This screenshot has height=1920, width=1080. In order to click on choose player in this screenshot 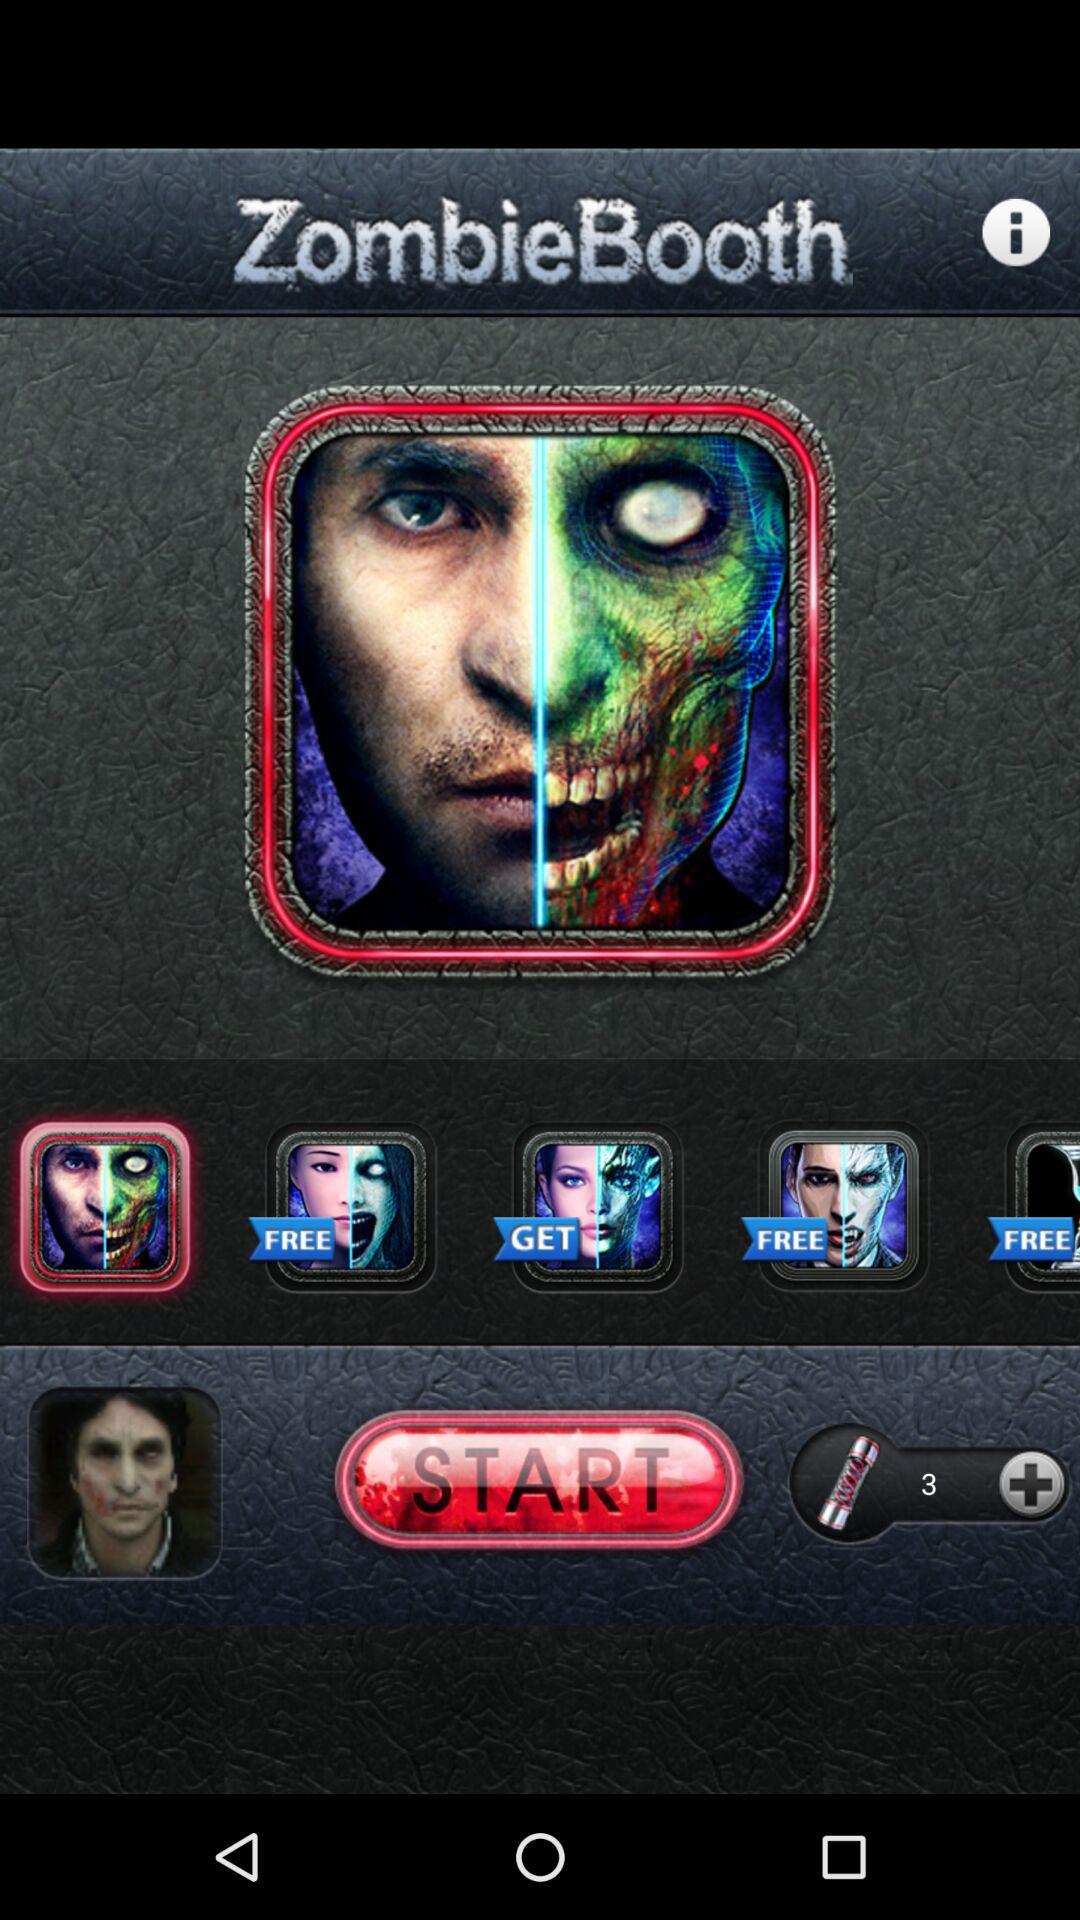, I will do `click(124, 1483)`.